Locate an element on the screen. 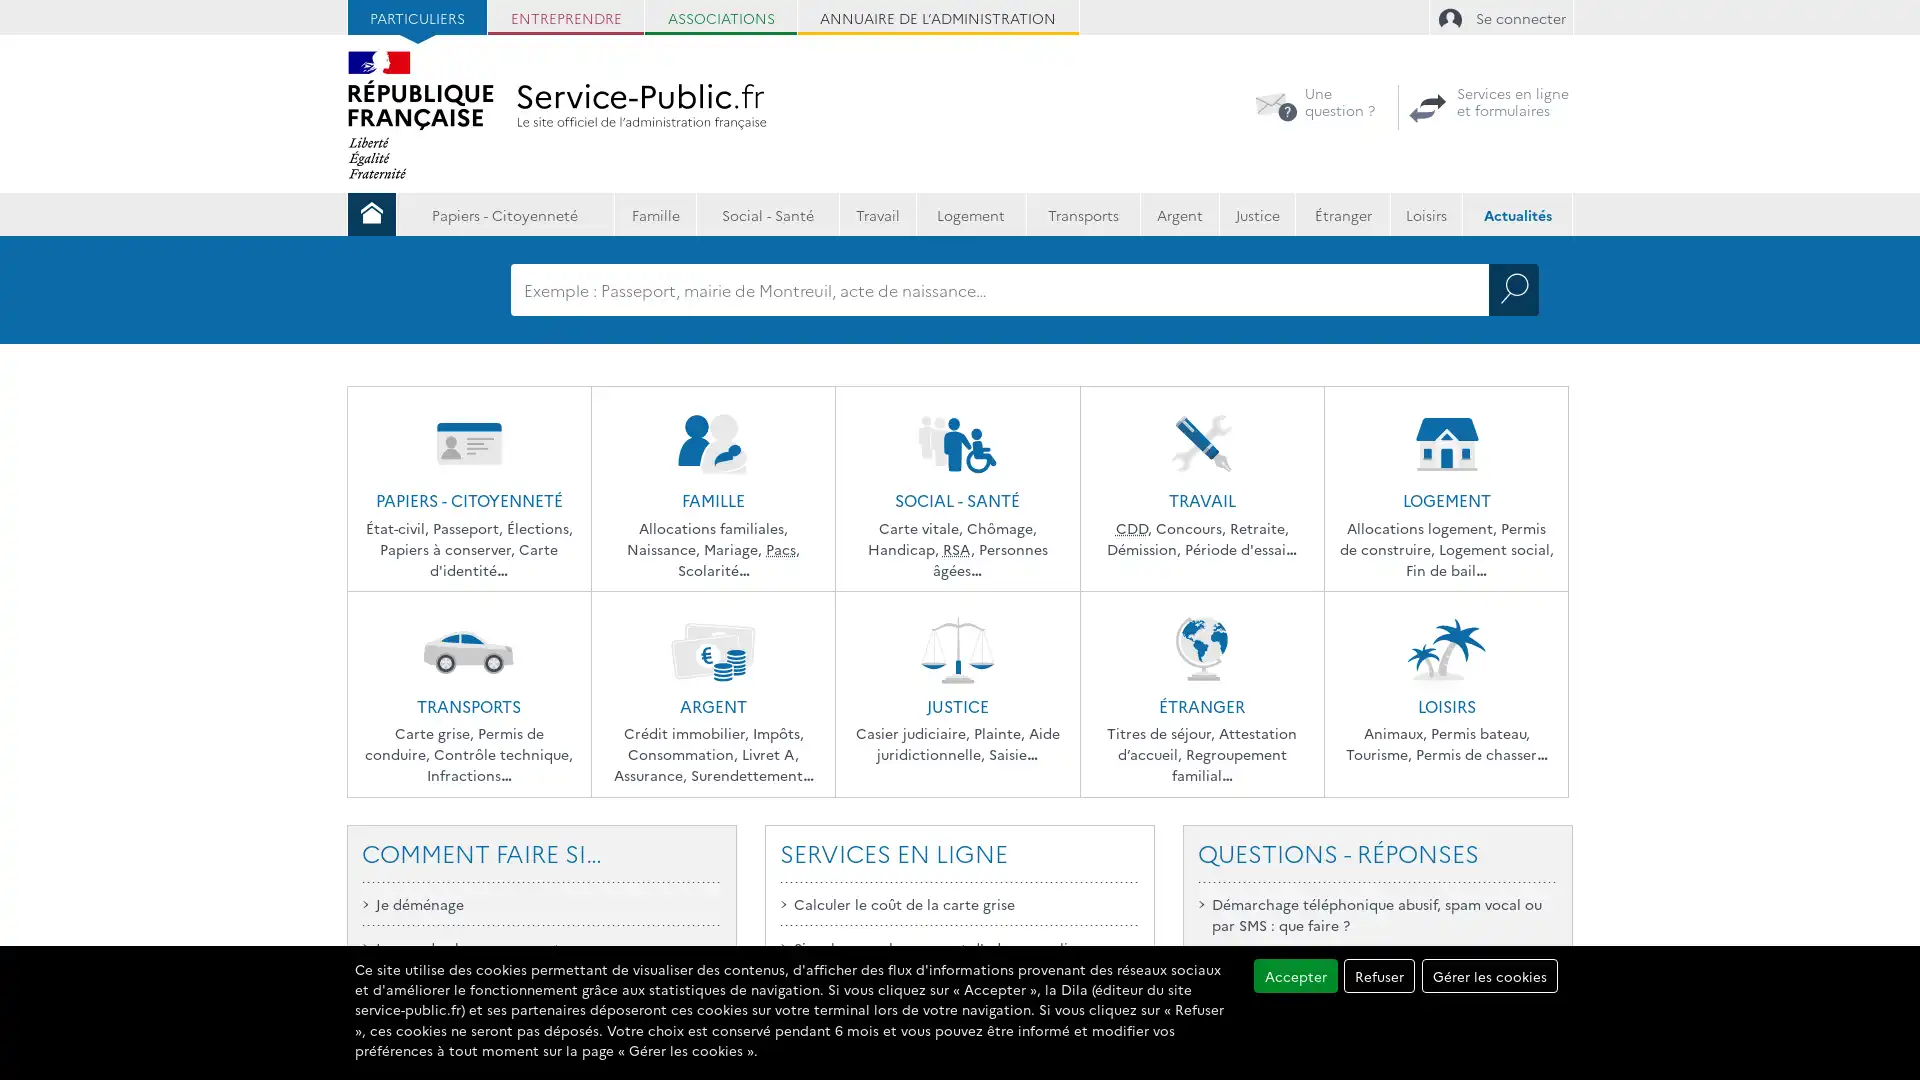 The image size is (1920, 1080). Rechercher dans service-public.fr is located at coordinates (1513, 289).